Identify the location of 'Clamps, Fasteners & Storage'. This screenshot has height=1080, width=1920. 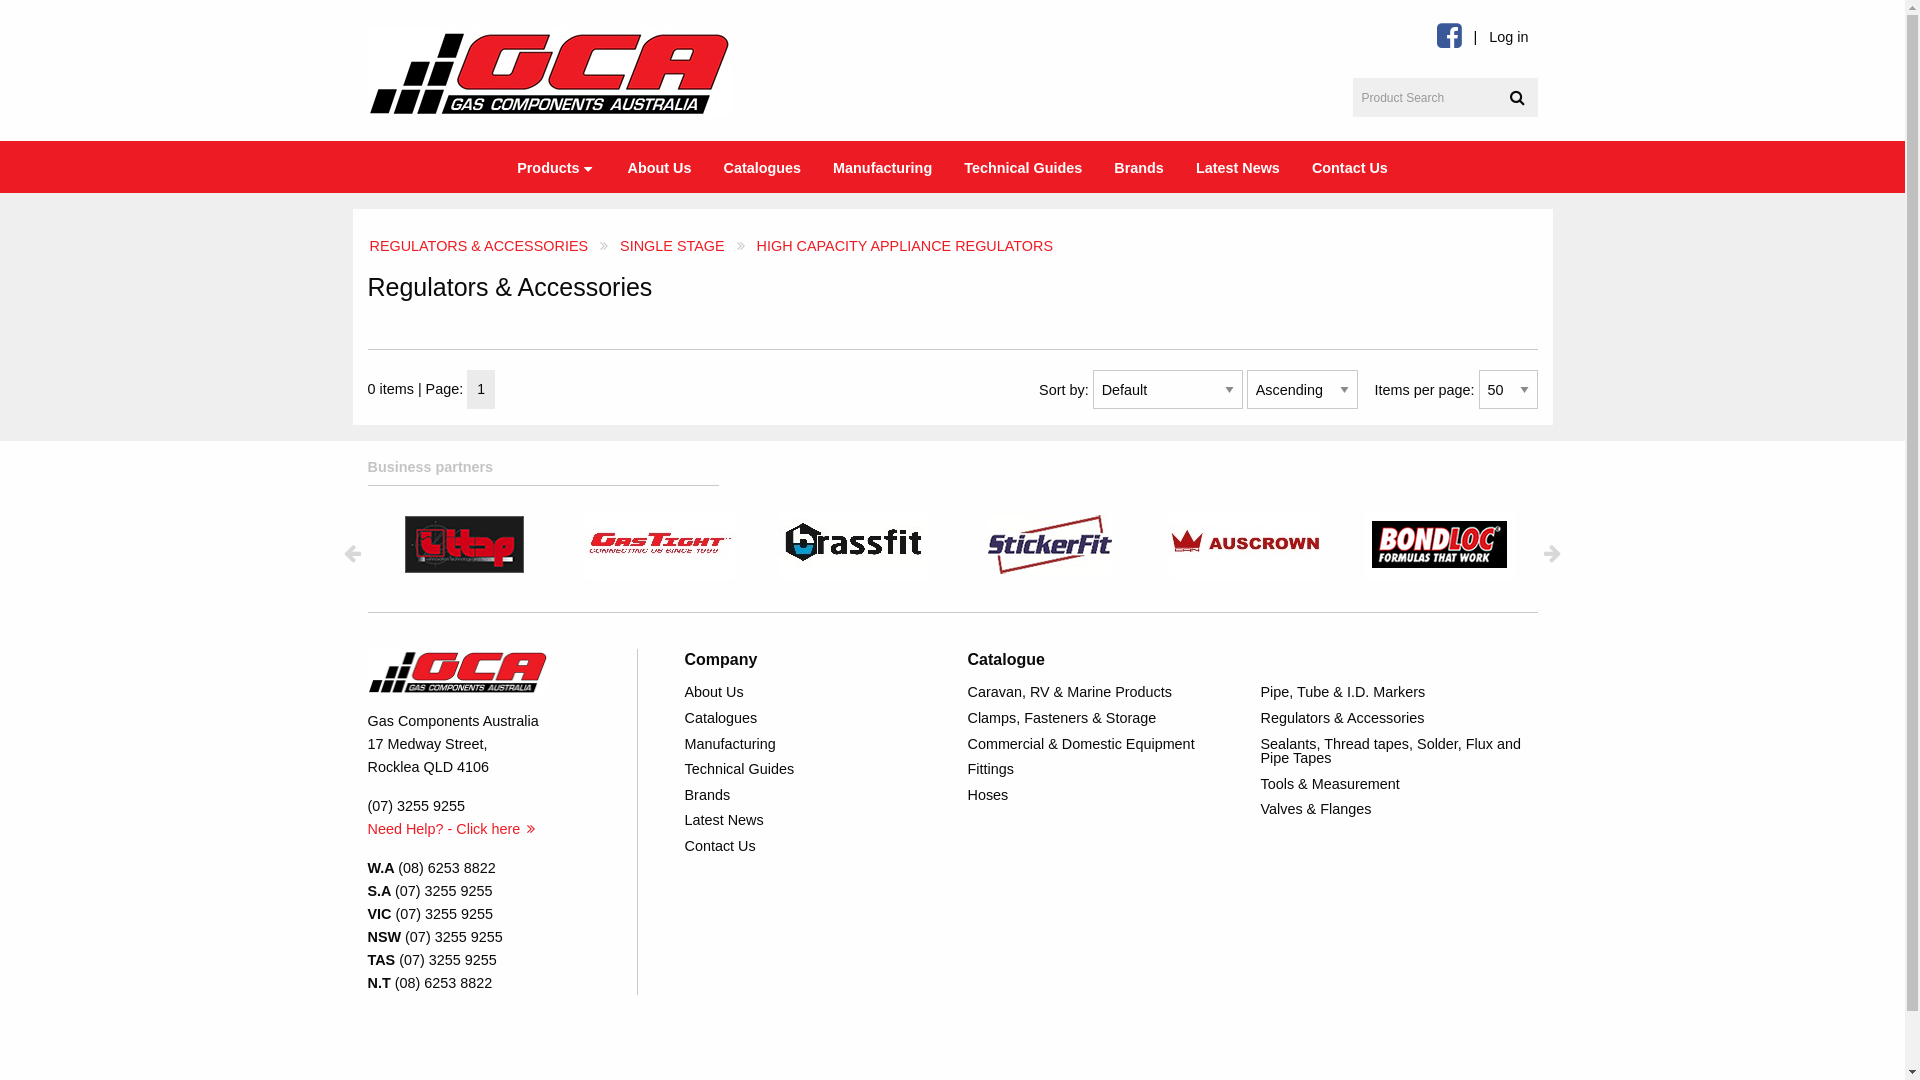
(1105, 716).